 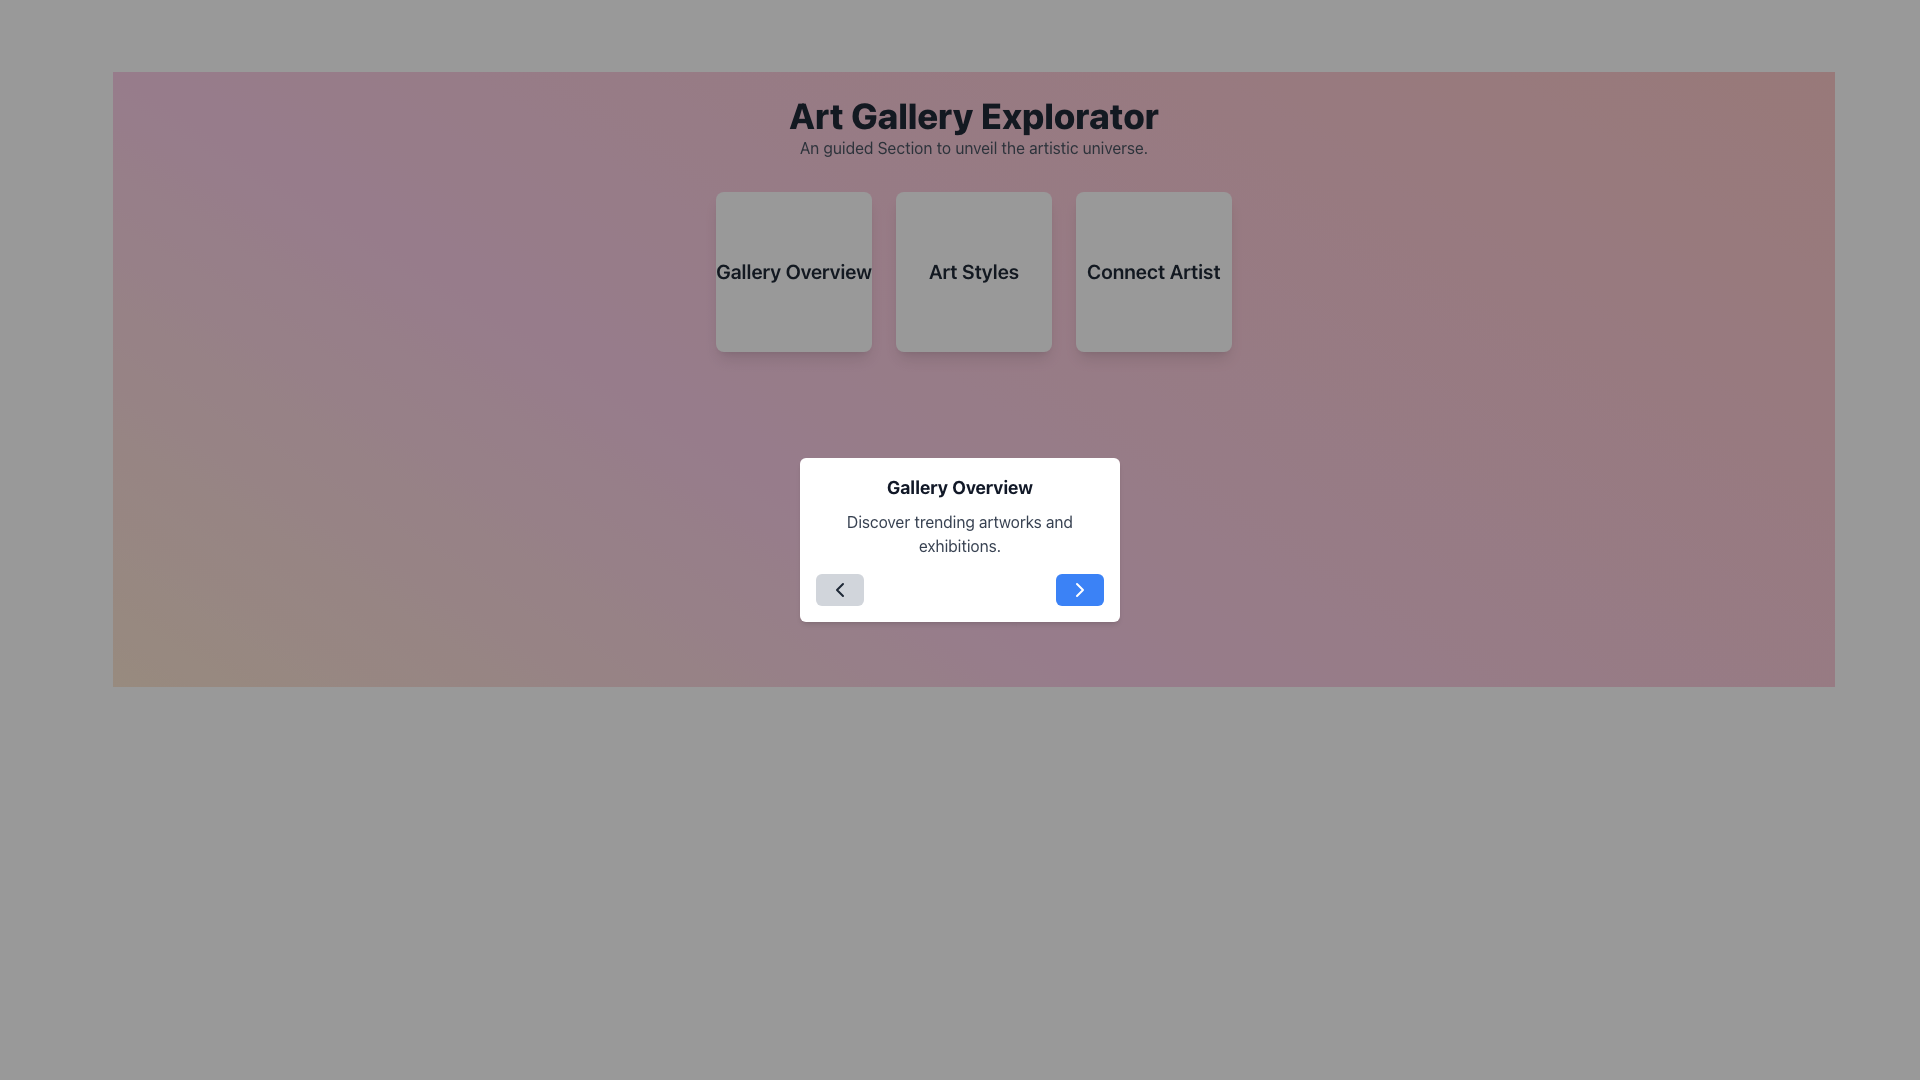 I want to click on text label displaying 'Art Styles' in bold, dark gray font located in the central card of the Art Gallery Explorator section, so click(x=974, y=272).